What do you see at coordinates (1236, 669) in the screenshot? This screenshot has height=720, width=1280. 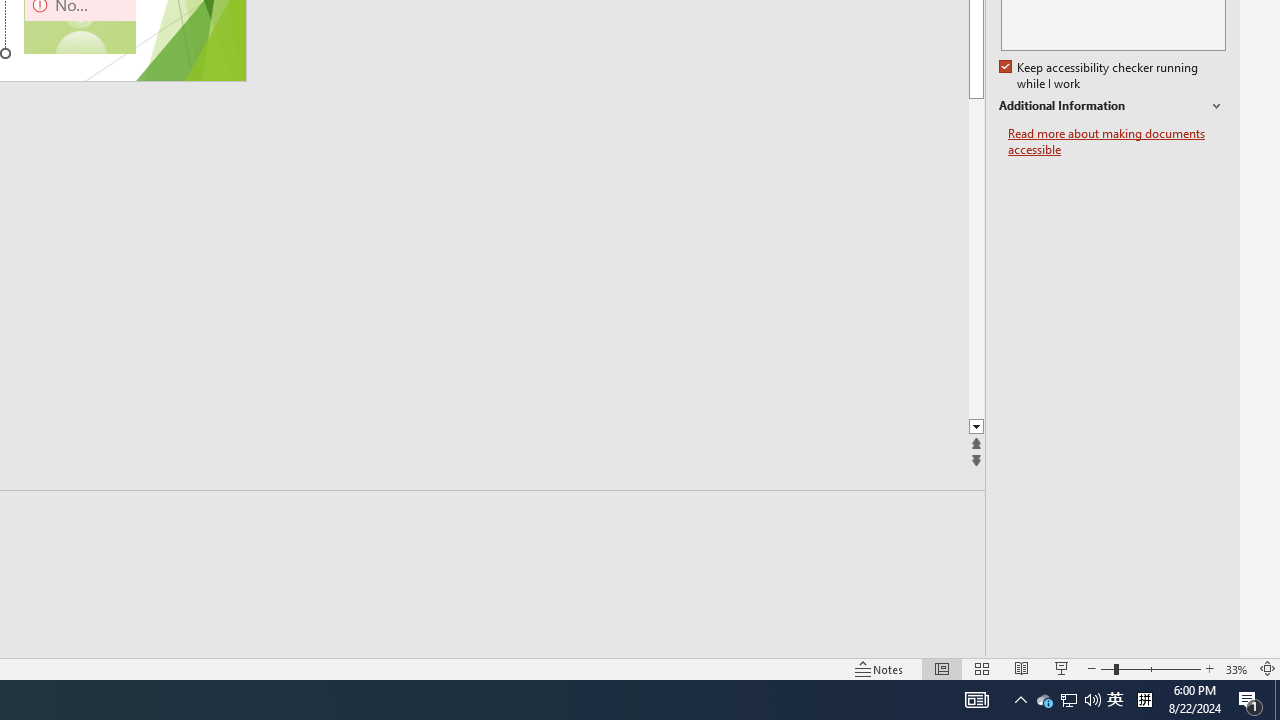 I see `'Zoom 33%'` at bounding box center [1236, 669].